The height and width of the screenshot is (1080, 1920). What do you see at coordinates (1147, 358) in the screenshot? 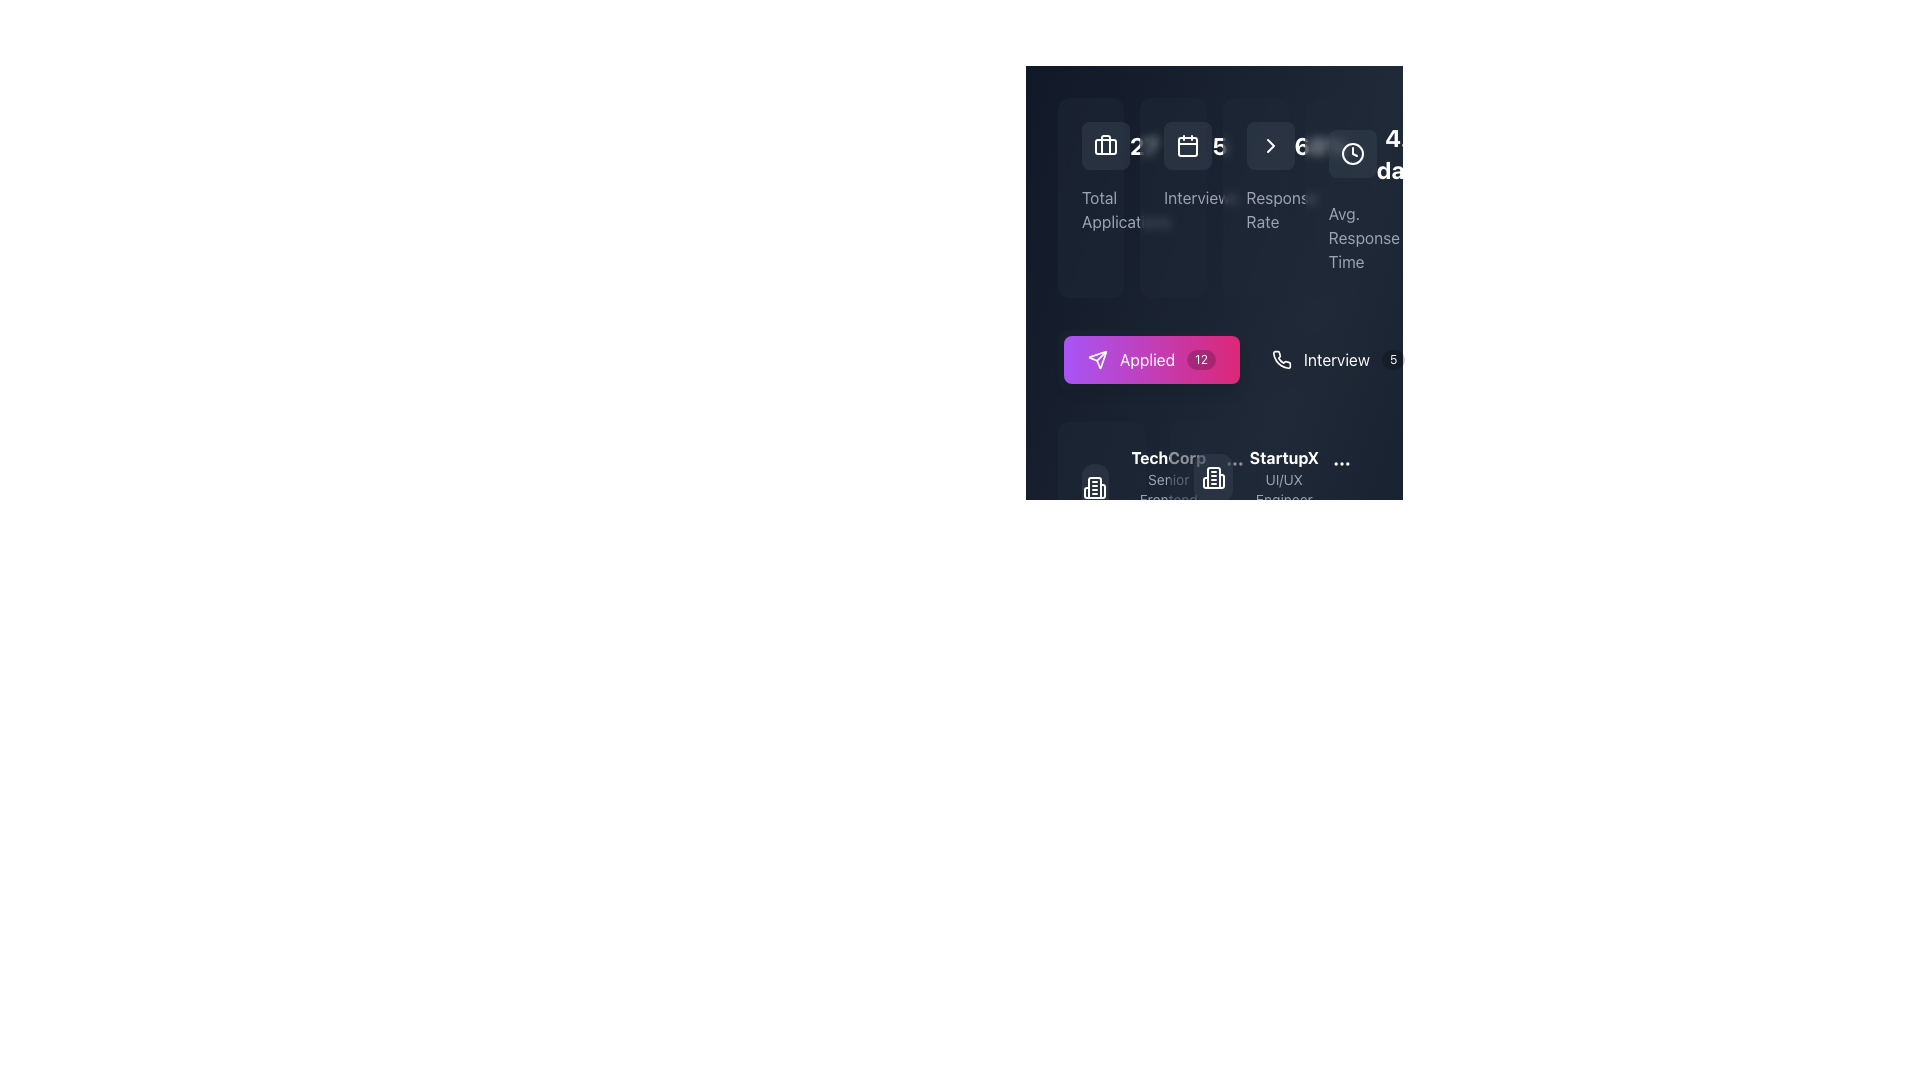
I see `the button labeled 'Applied' which serves as a primary navigation element in the application interface` at bounding box center [1147, 358].